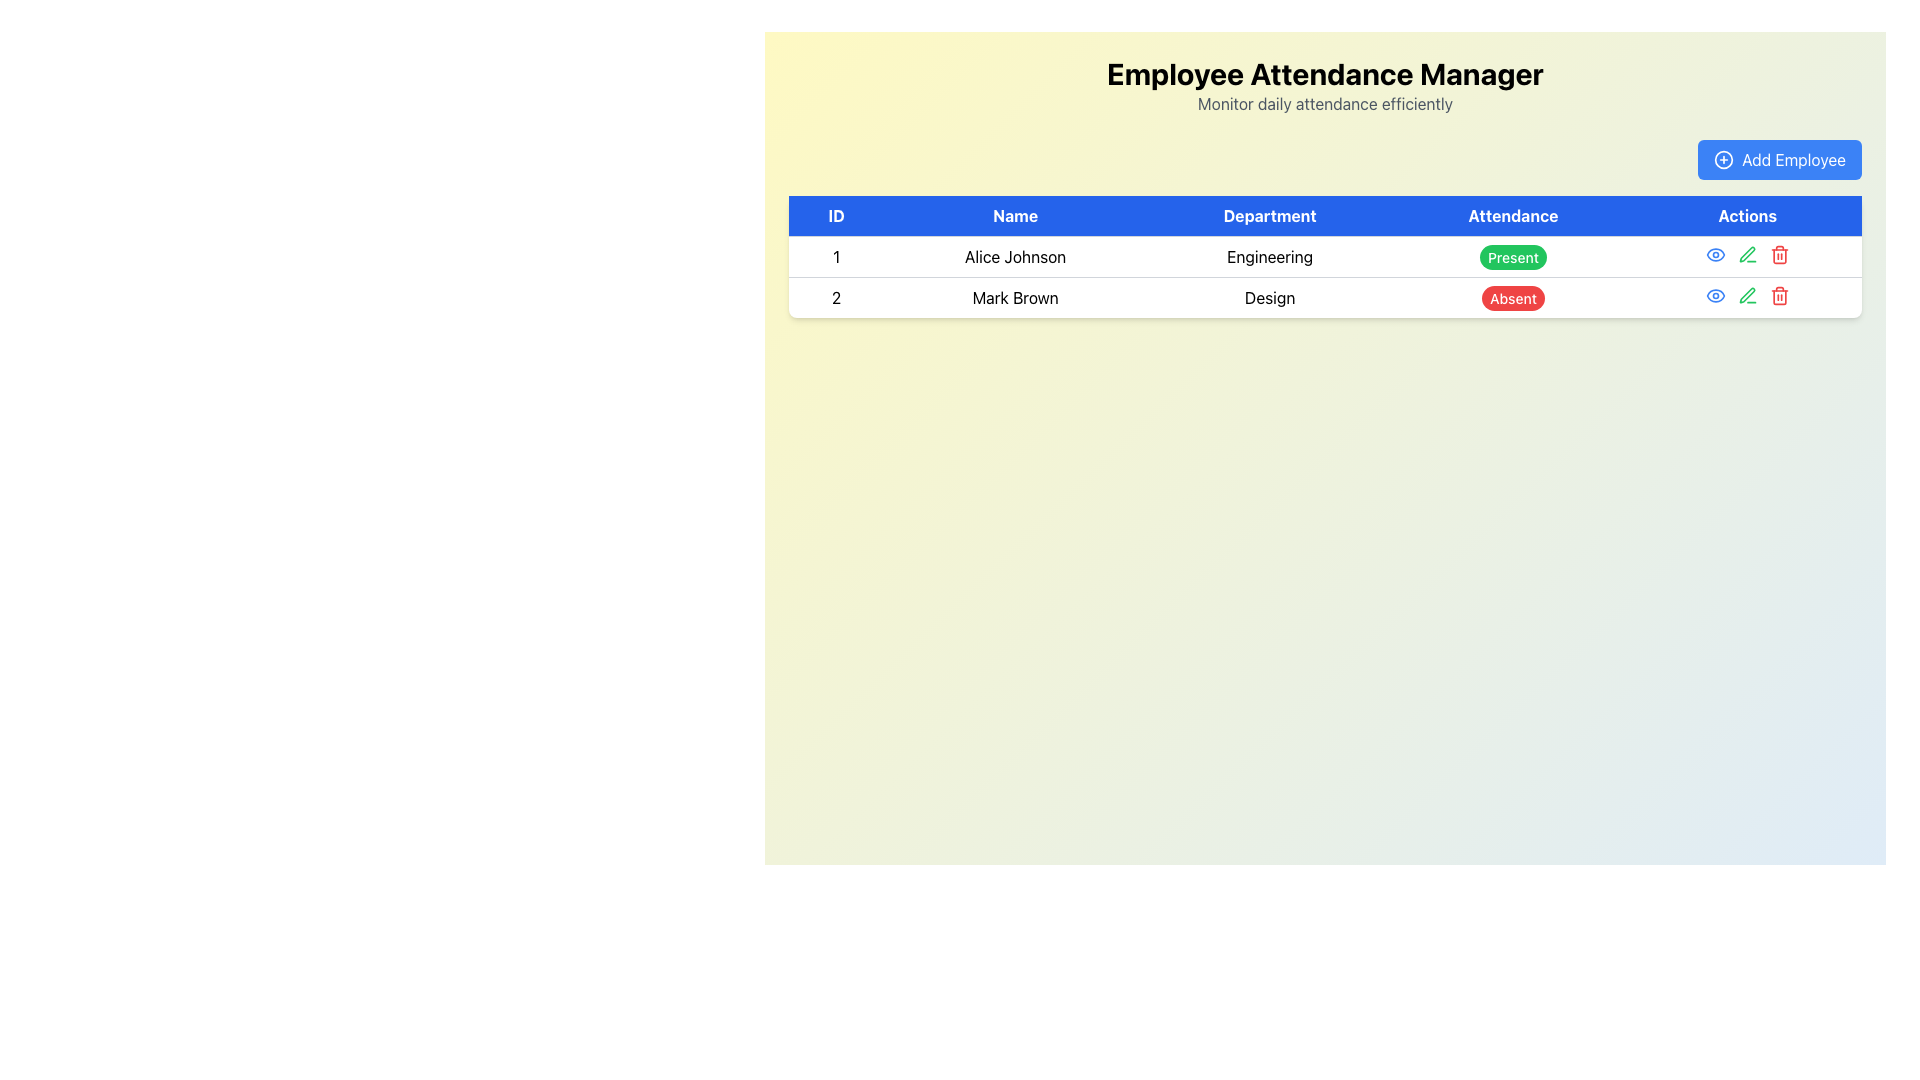  What do you see at coordinates (1325, 256) in the screenshot?
I see `the first row of the employee data table that displays ID '1', Name 'Alice Johnson', Department 'Engineering', Attendance 'Present', and includes interactive actions` at bounding box center [1325, 256].